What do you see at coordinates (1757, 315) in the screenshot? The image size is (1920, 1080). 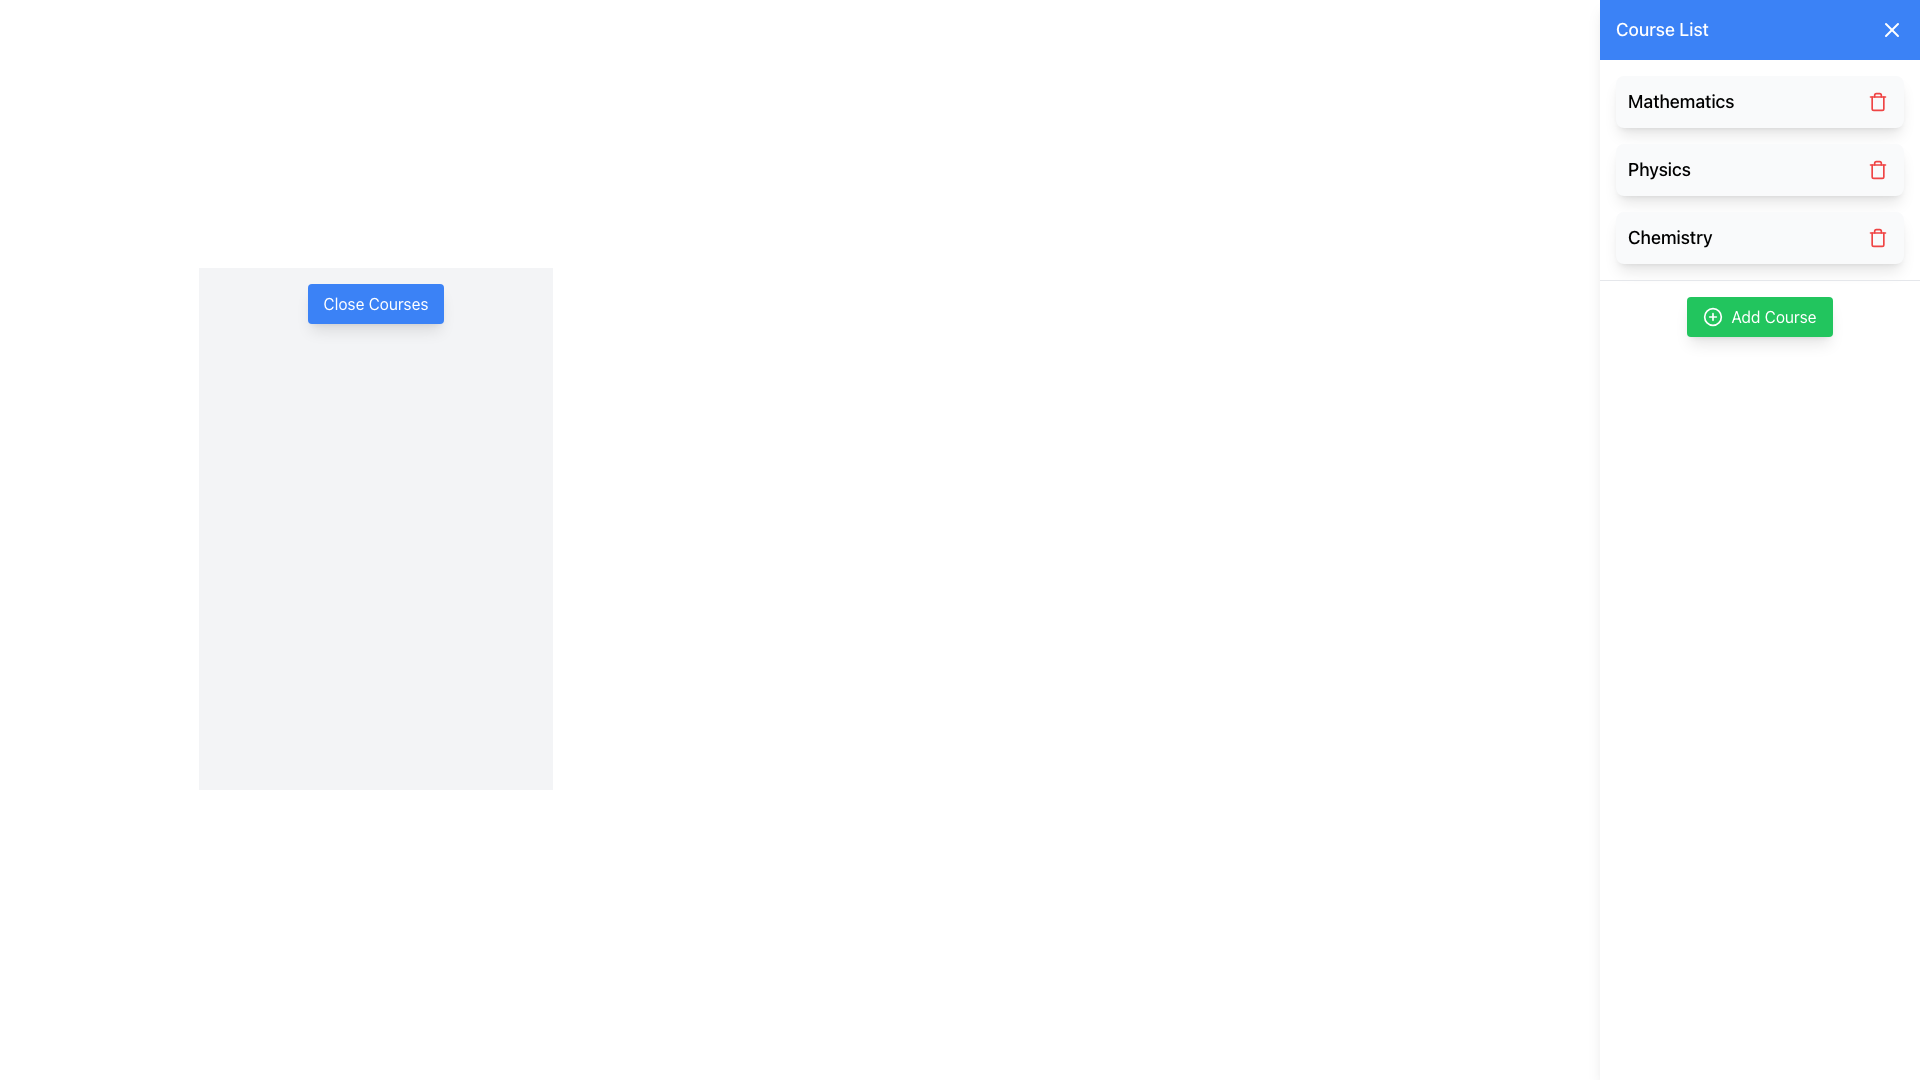 I see `the 'Add Course' button, which is a vibrant green rectangular button with rounded corners and white text, to add a course` at bounding box center [1757, 315].